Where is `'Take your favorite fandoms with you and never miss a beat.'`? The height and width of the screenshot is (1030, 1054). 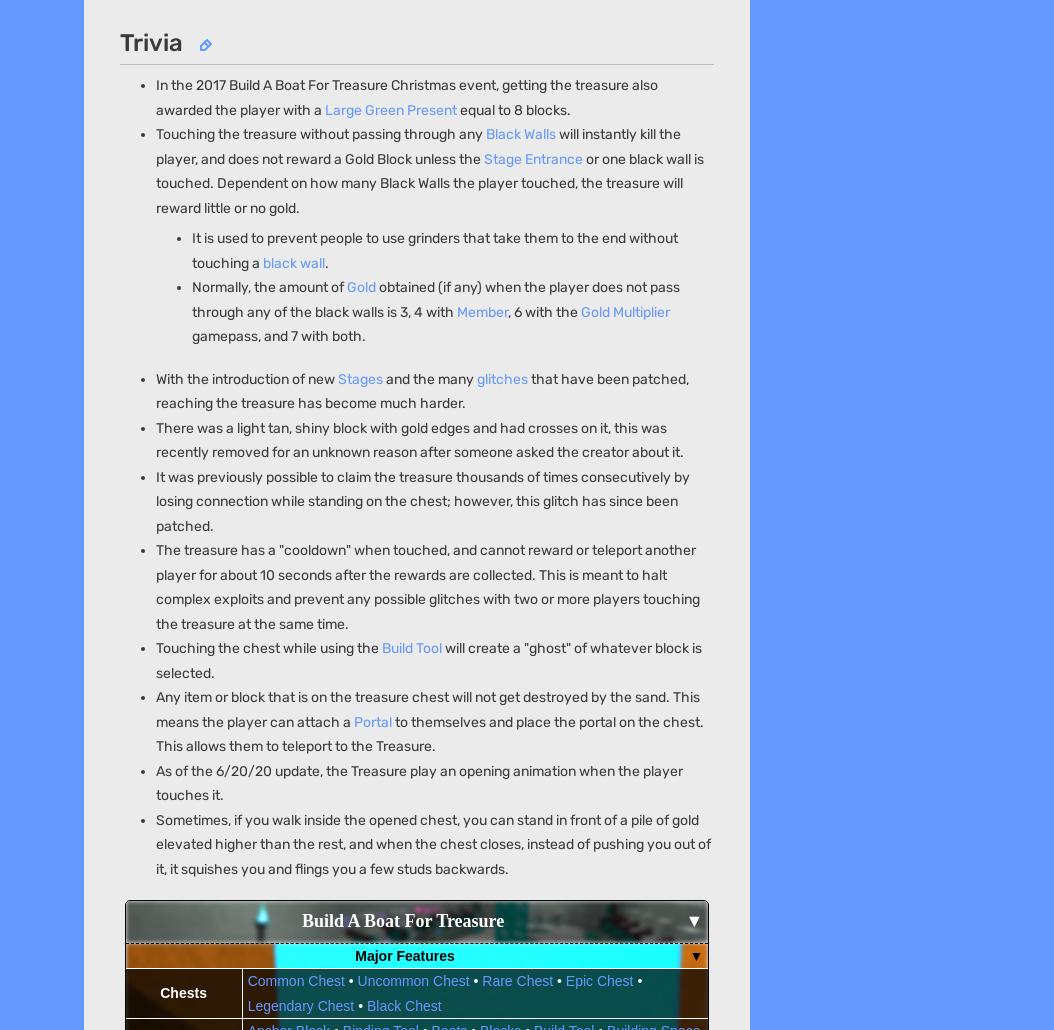 'Take your favorite fandoms with you and never miss a beat.' is located at coordinates (271, 691).